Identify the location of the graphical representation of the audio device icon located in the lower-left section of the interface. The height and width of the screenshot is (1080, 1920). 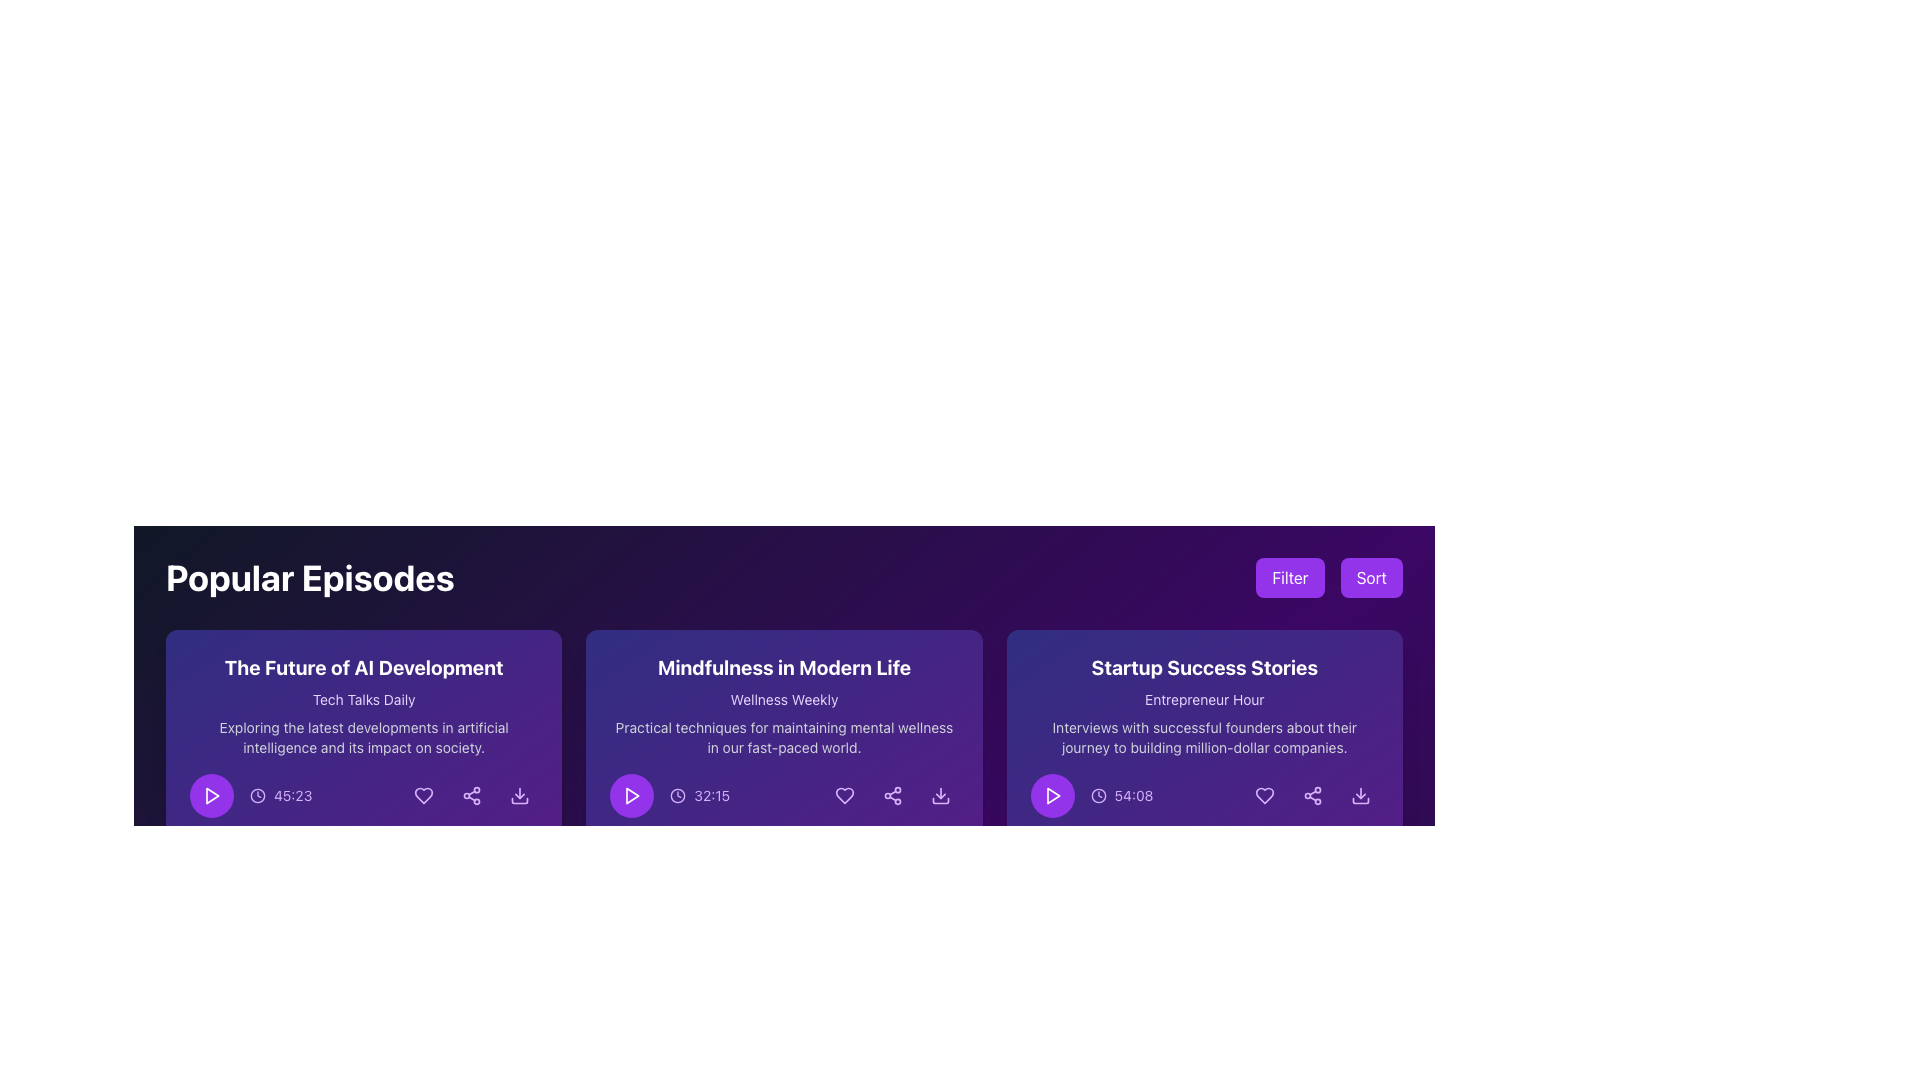
(617, 860).